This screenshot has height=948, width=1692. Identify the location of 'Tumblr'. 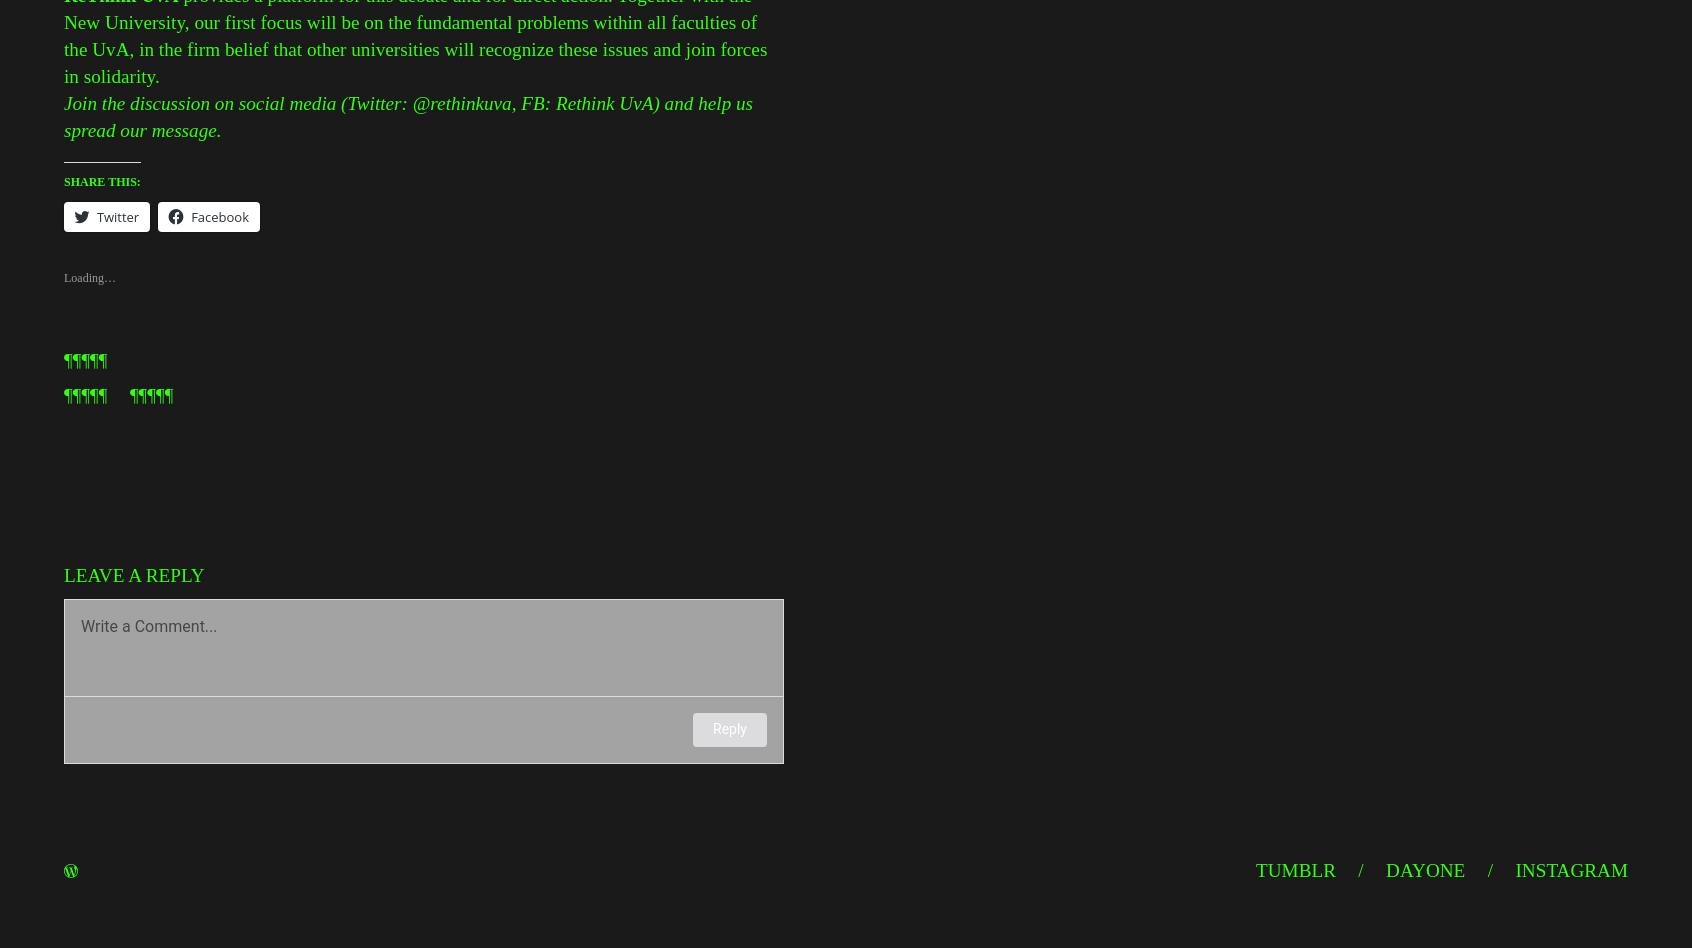
(1294, 869).